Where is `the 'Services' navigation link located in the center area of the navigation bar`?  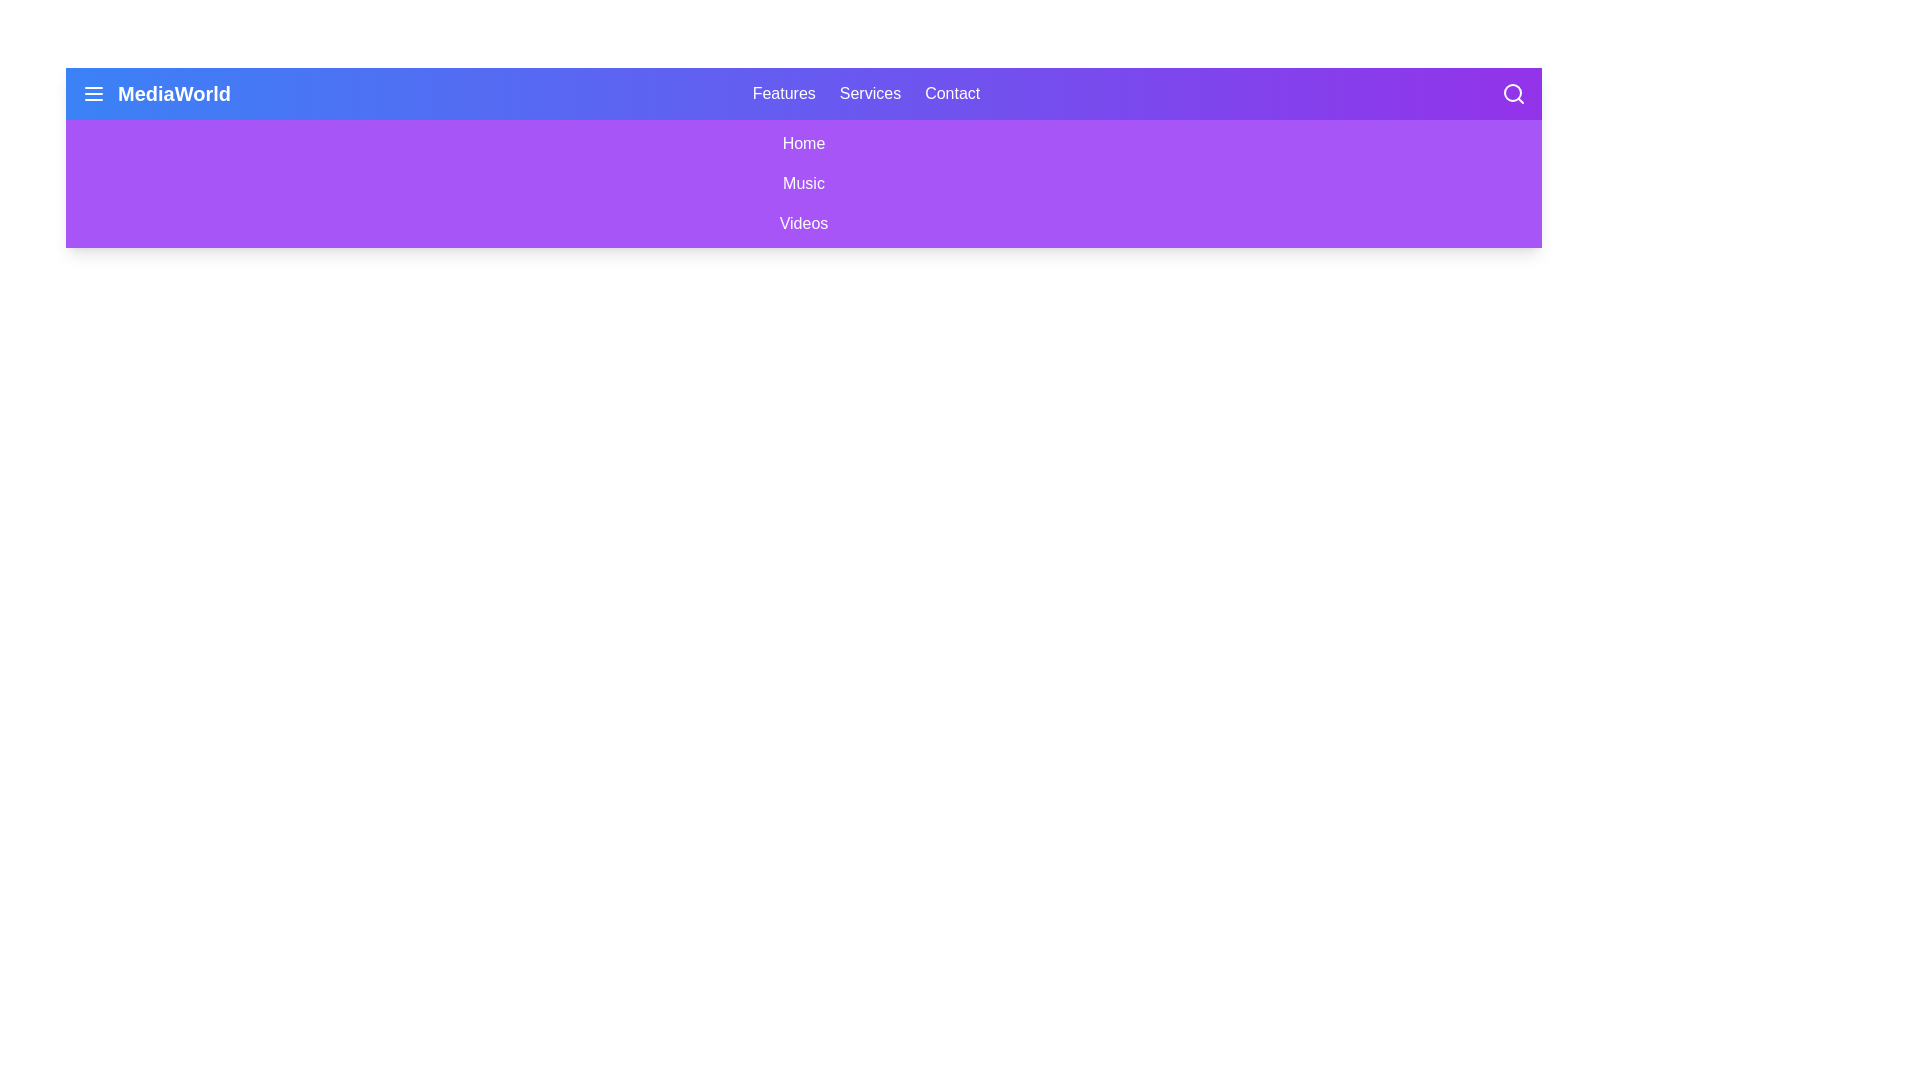 the 'Services' navigation link located in the center area of the navigation bar is located at coordinates (870, 93).